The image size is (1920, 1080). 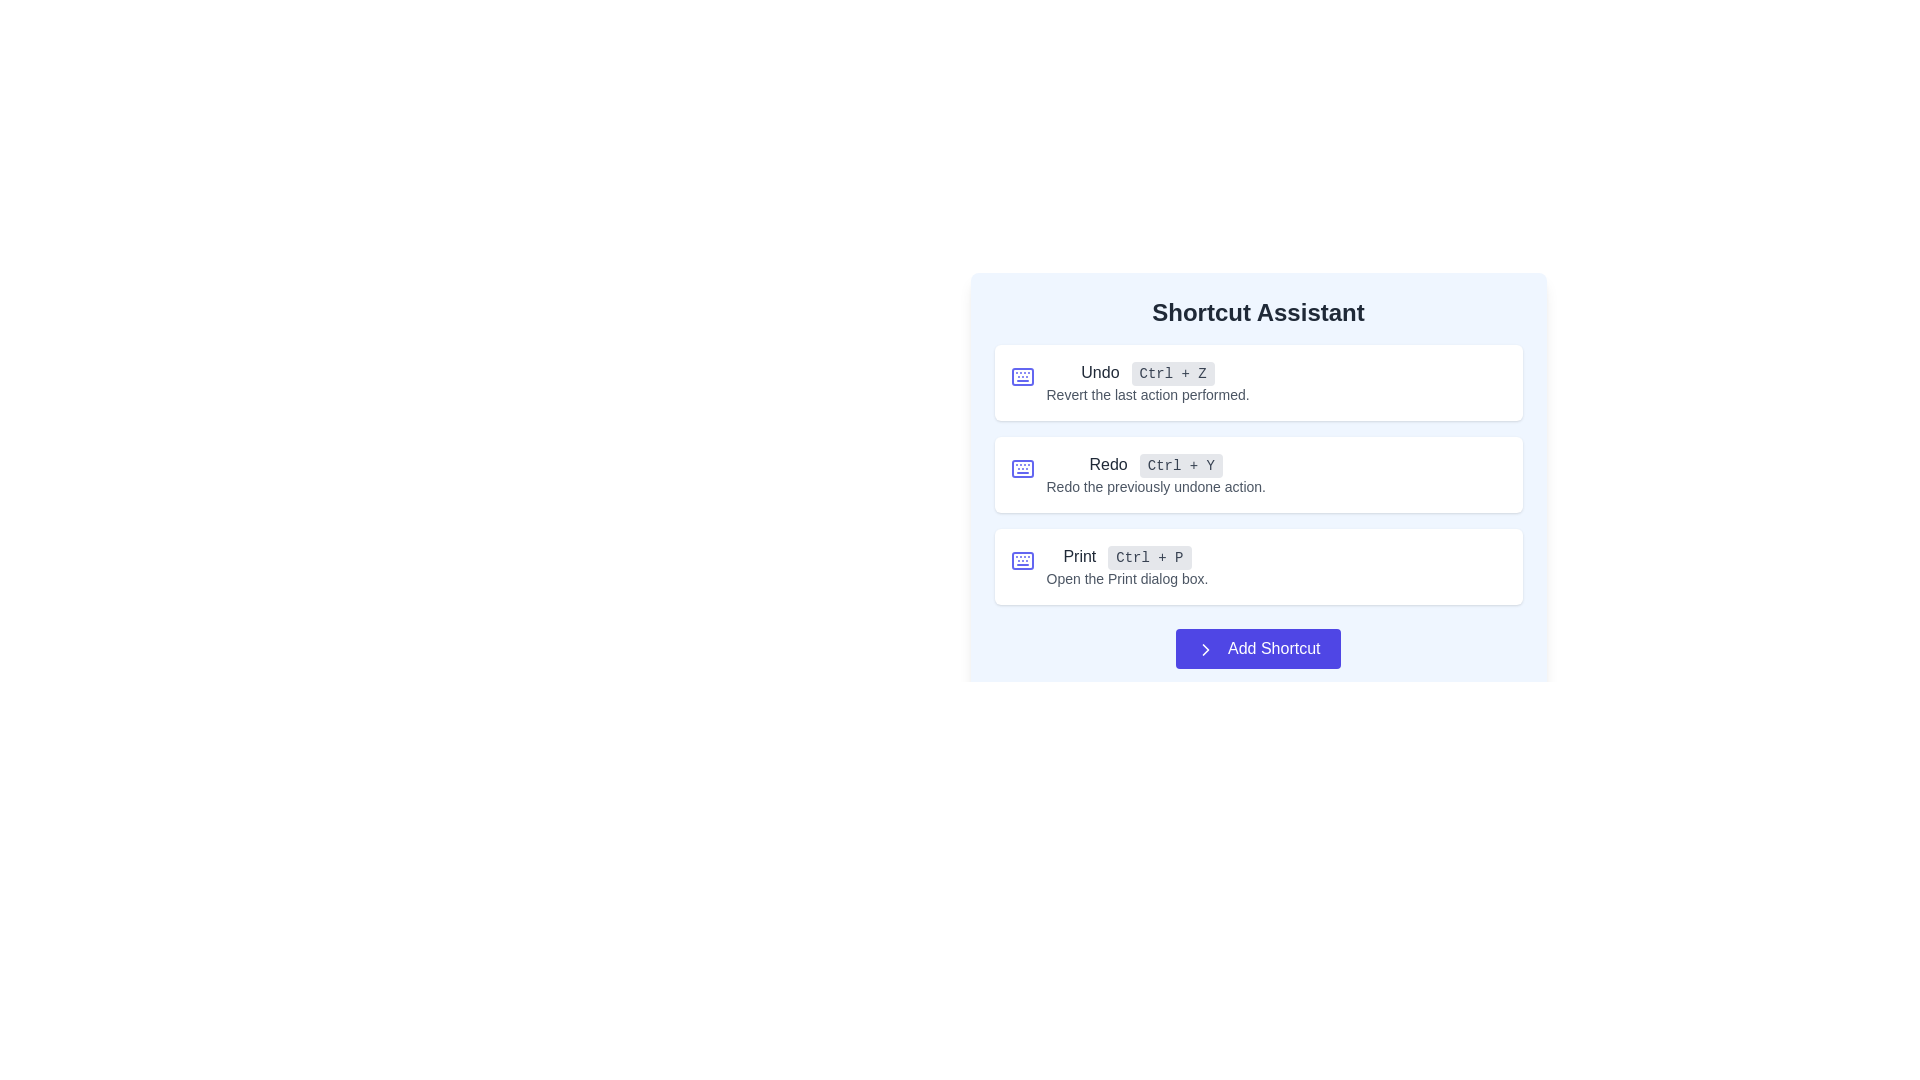 What do you see at coordinates (1022, 560) in the screenshot?
I see `the decorative SVG element representing a keyboard icon, located to the left of the 'Undo Ctrl + Z' shortcut entry` at bounding box center [1022, 560].